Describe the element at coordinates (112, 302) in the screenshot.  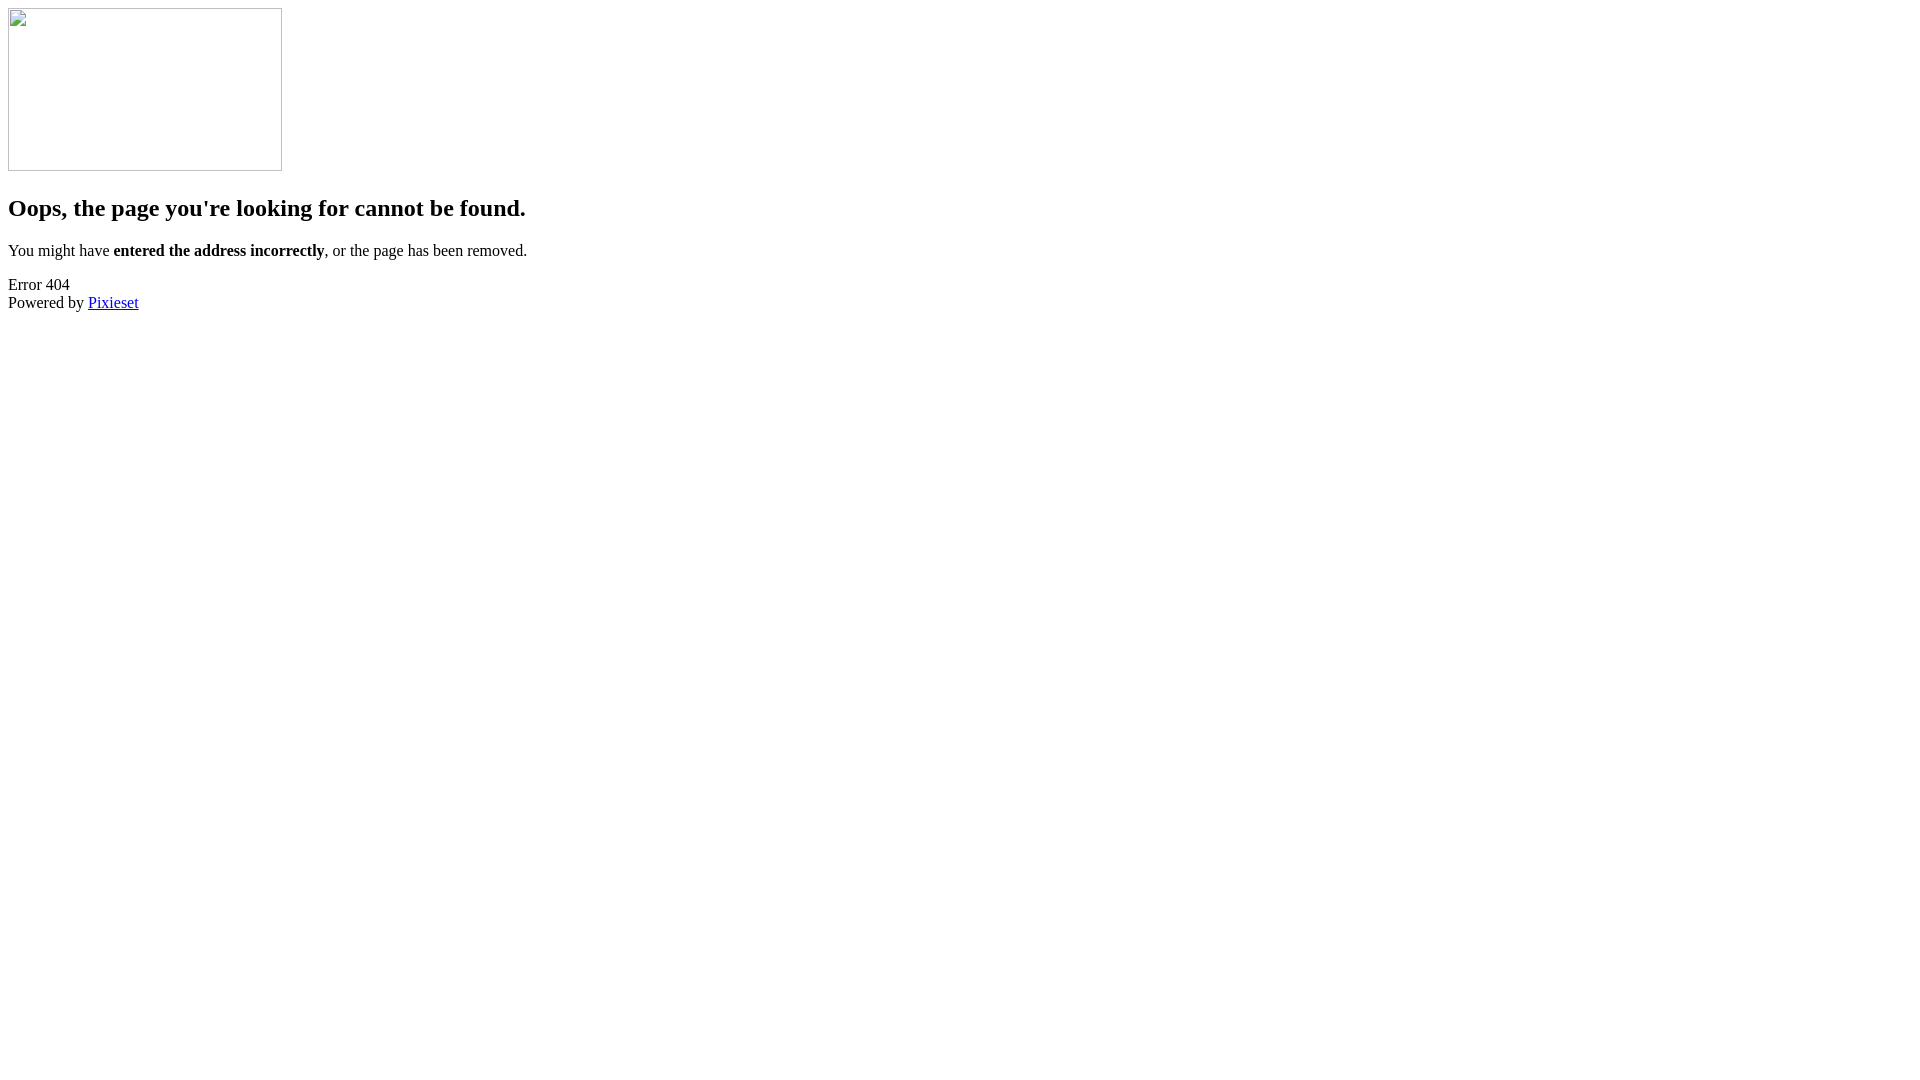
I see `'Pixieset'` at that location.